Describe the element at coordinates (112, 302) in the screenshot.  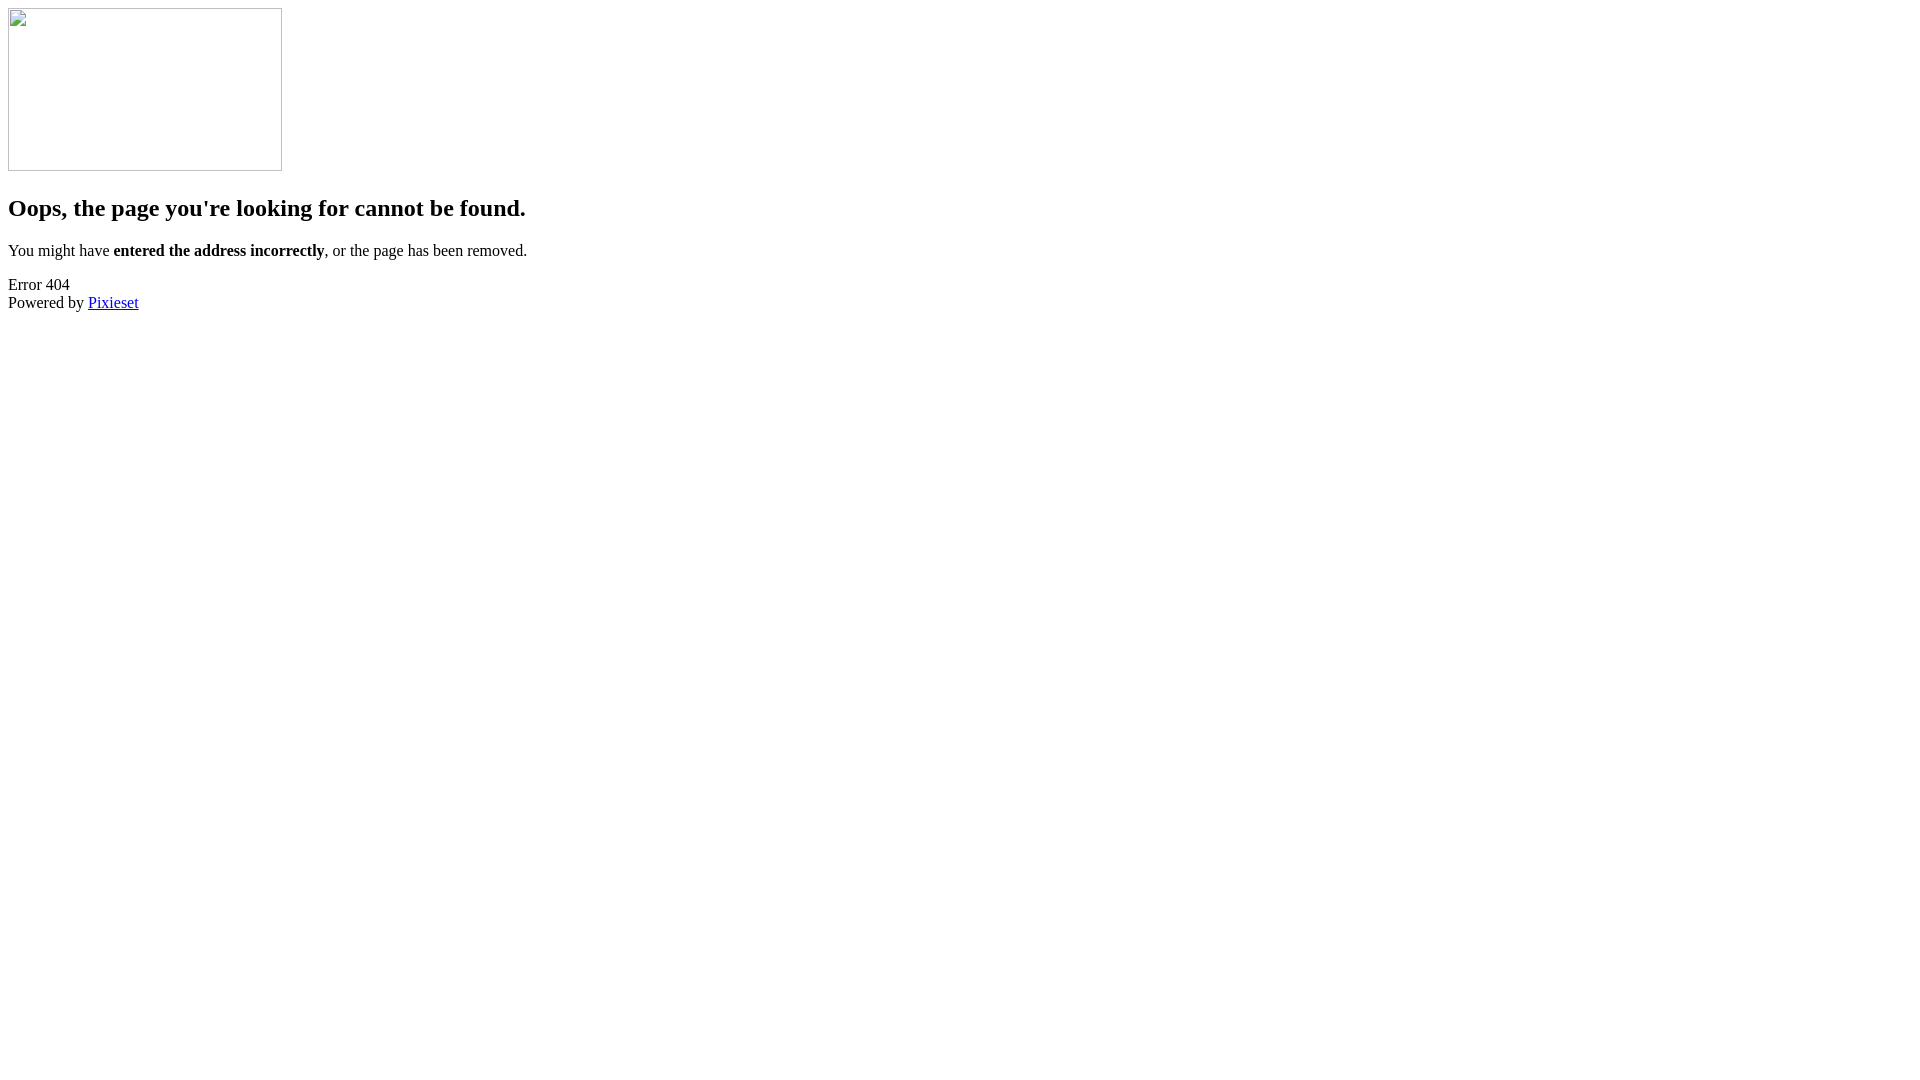
I see `'Pixieset'` at that location.